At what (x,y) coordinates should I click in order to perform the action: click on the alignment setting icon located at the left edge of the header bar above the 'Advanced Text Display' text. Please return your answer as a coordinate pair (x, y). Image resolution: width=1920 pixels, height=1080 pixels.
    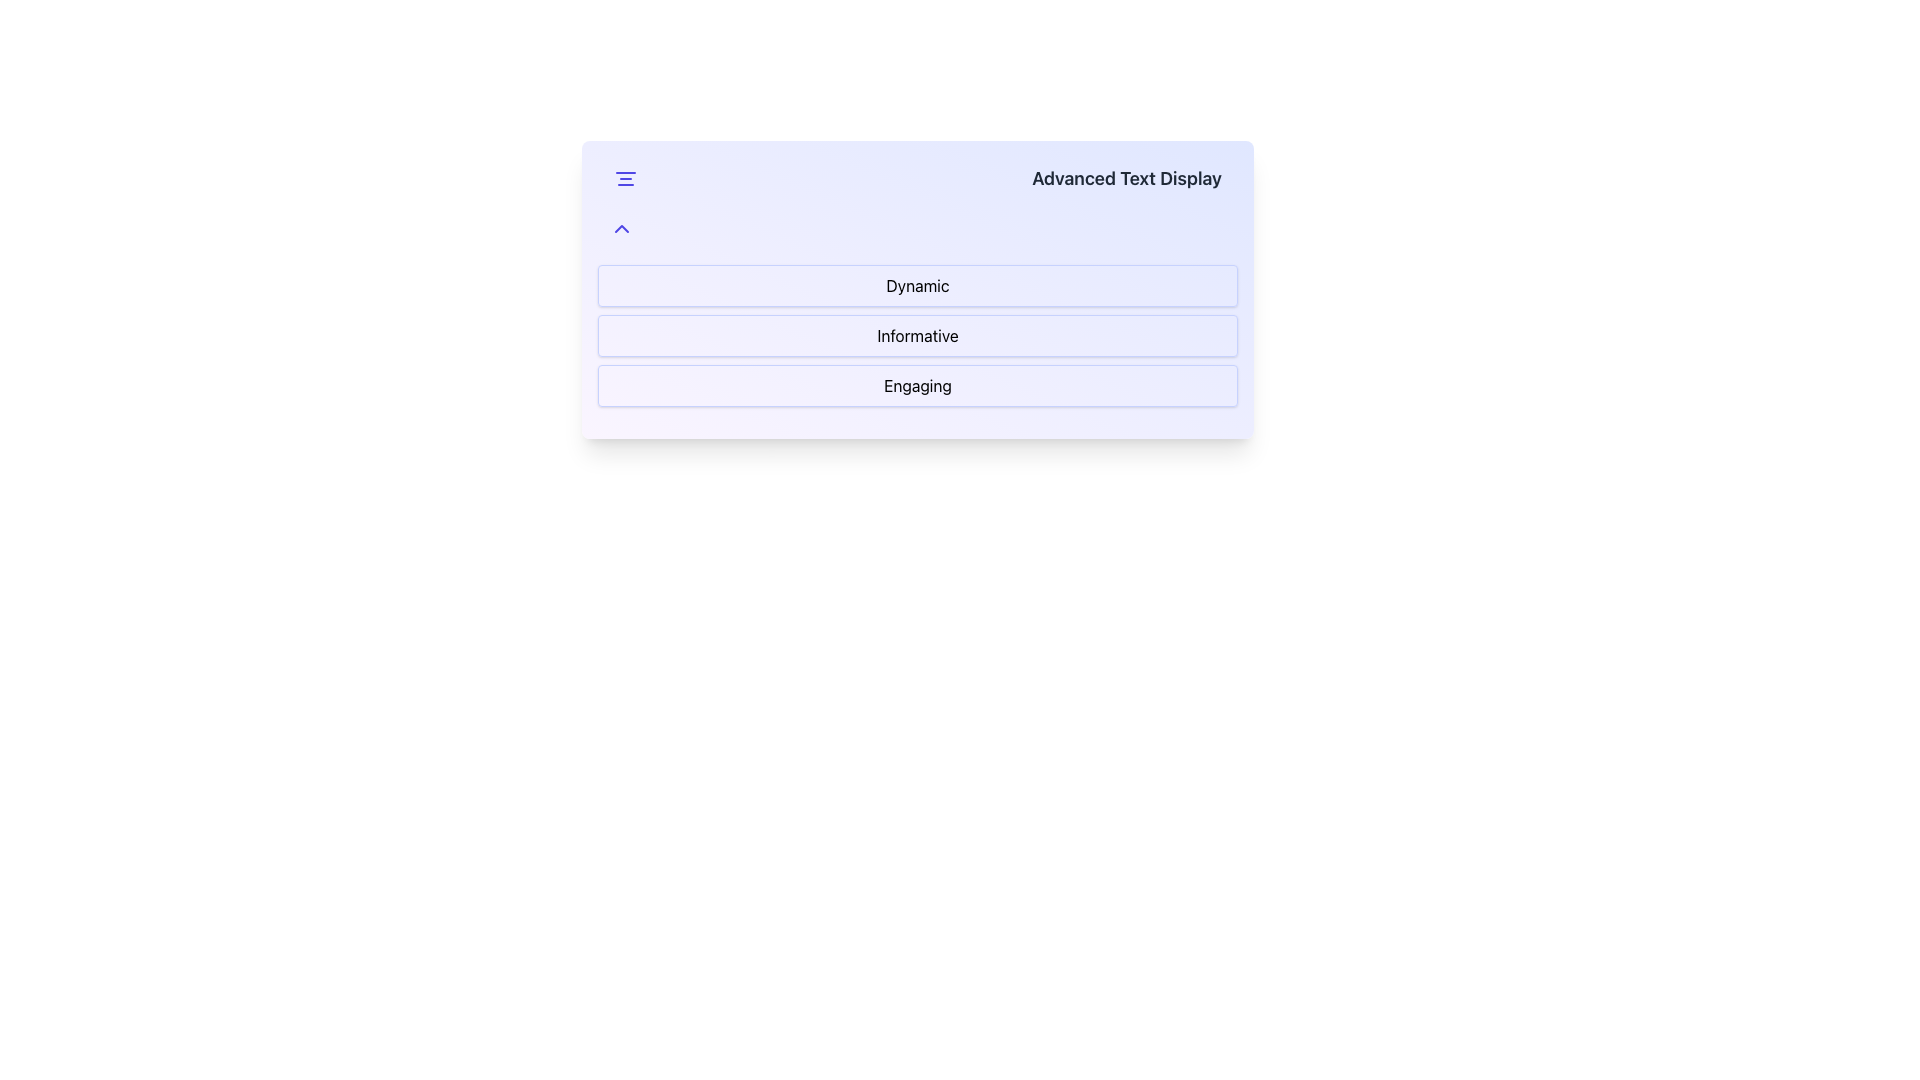
    Looking at the image, I should click on (624, 177).